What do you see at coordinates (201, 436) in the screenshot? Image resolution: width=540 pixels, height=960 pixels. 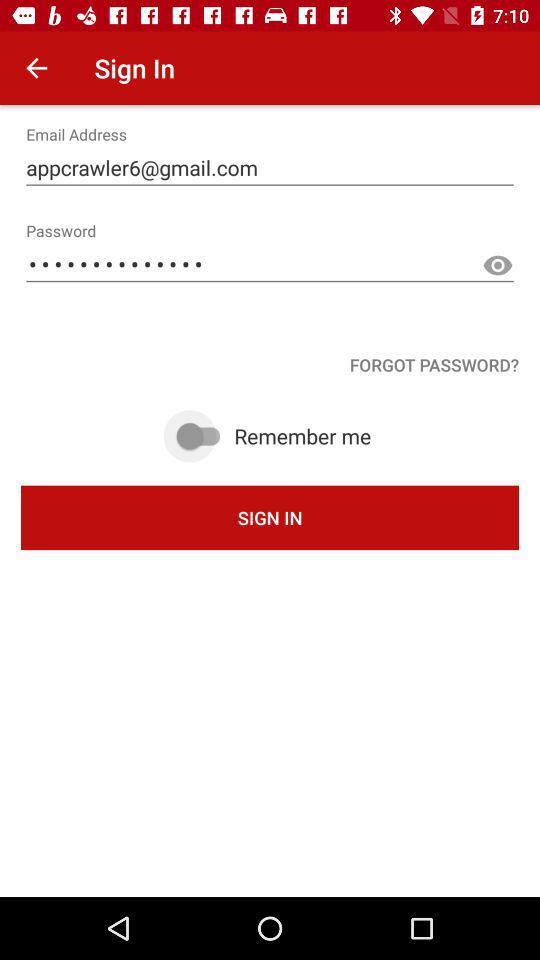 I see `switch autoplay option` at bounding box center [201, 436].